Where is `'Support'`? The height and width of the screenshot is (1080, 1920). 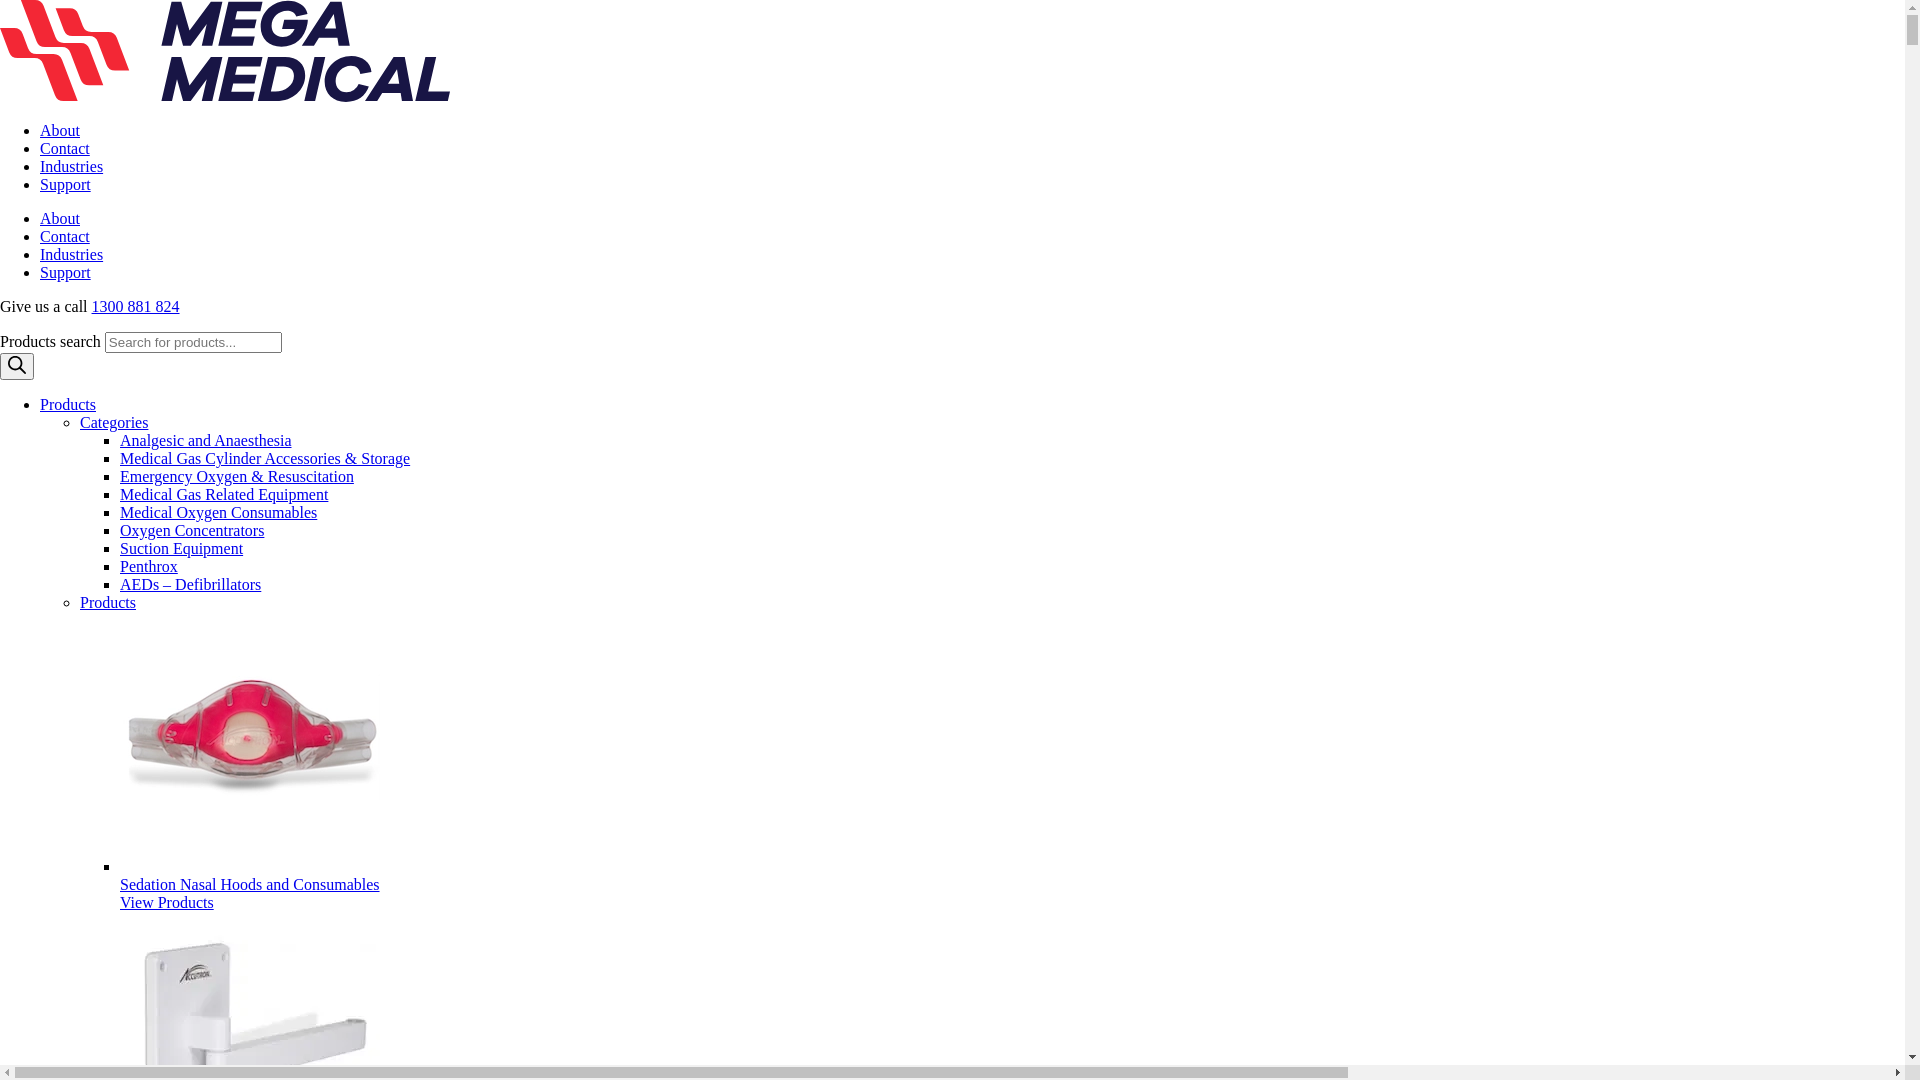 'Support' is located at coordinates (65, 184).